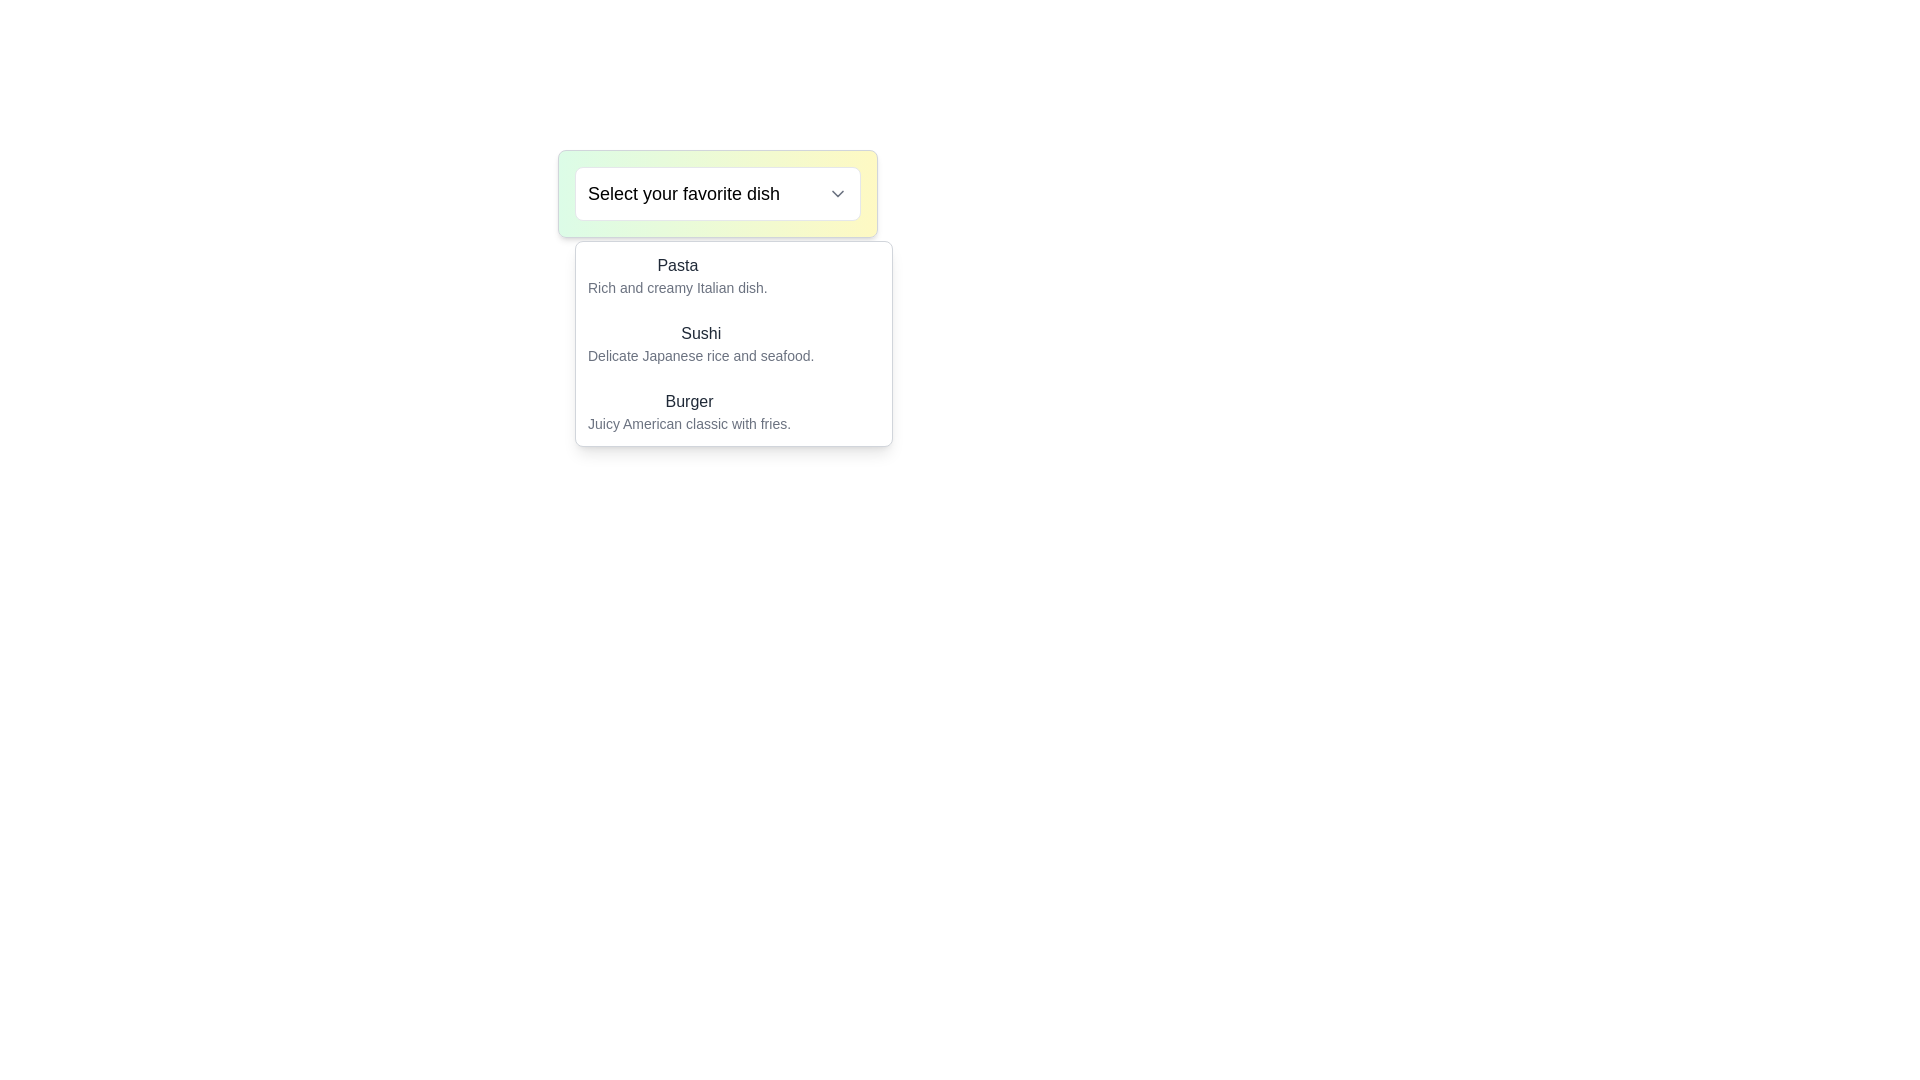 This screenshot has width=1920, height=1080. Describe the element at coordinates (733, 342) in the screenshot. I see `the dropdown menu item list` at that location.